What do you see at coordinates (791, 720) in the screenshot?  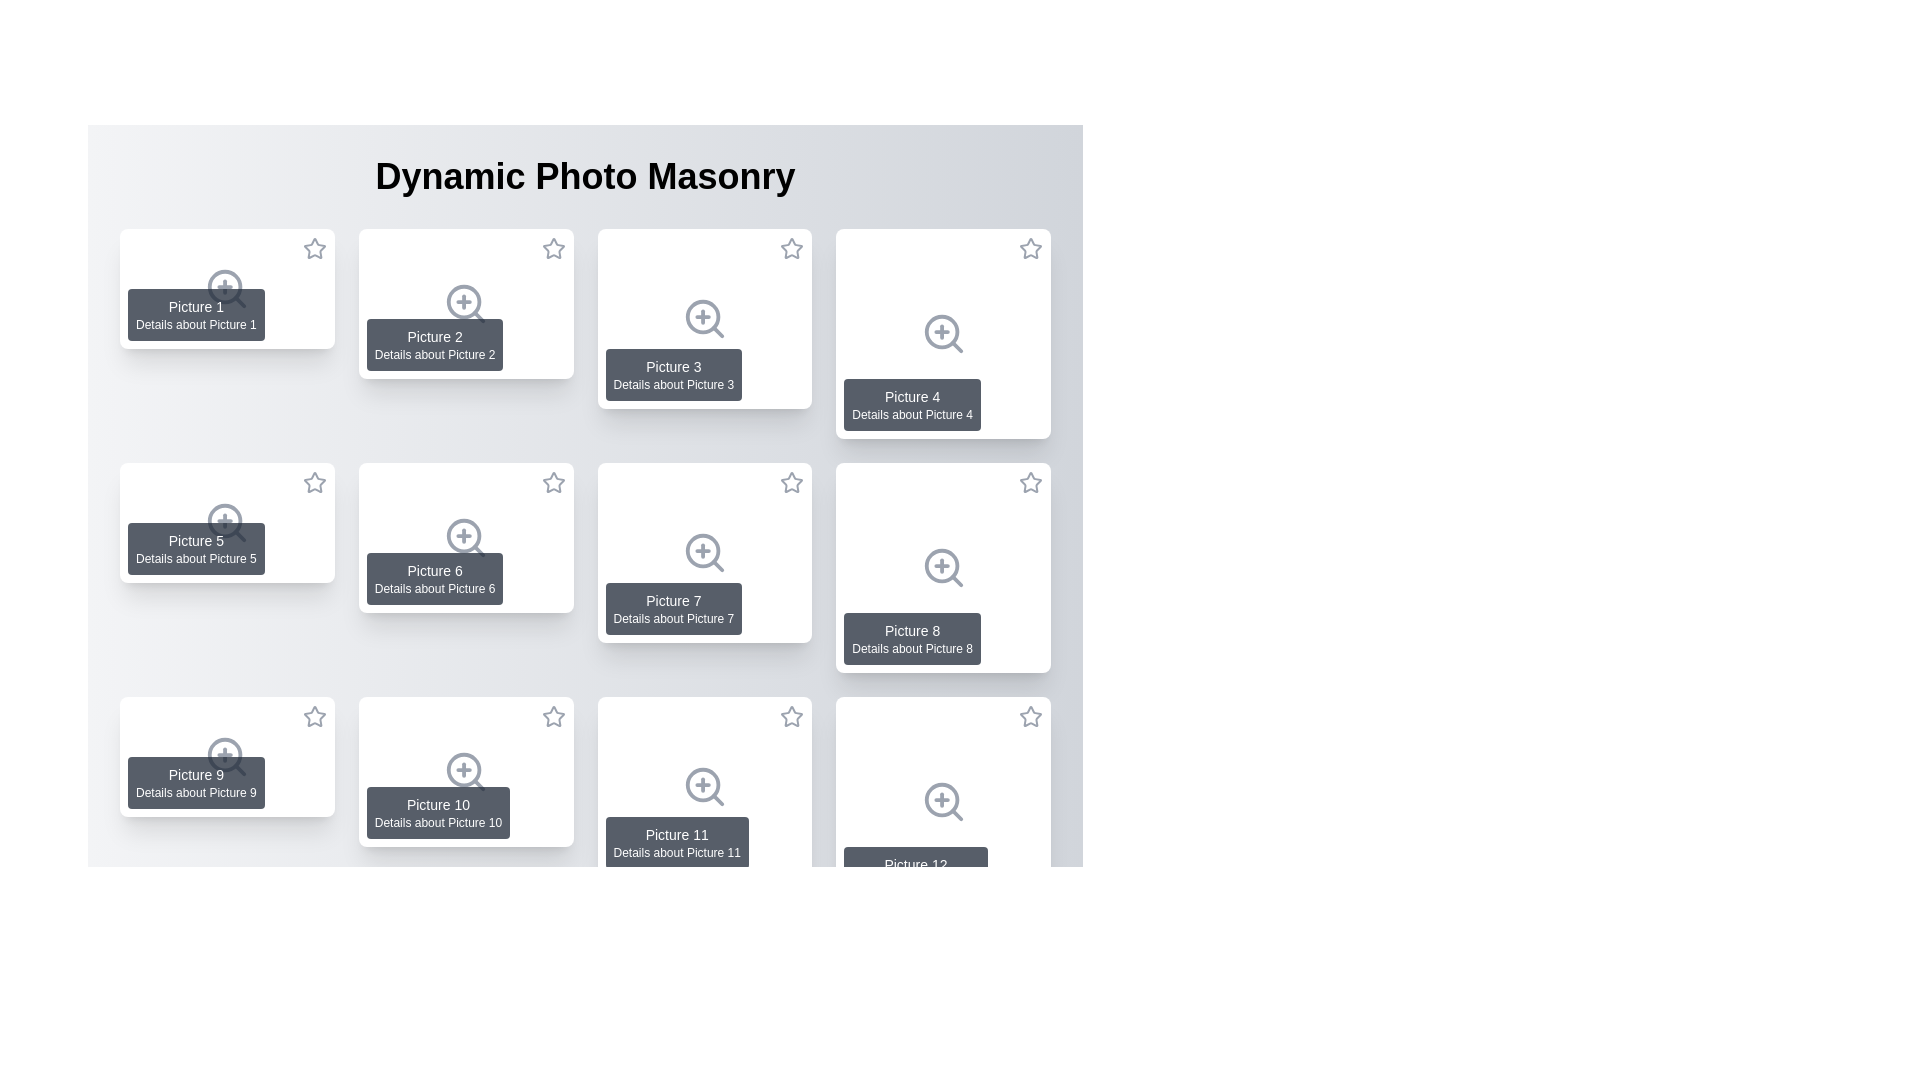 I see `the star icon located at the top-right corner of the card for 'Picture 11' to favorite this card` at bounding box center [791, 720].